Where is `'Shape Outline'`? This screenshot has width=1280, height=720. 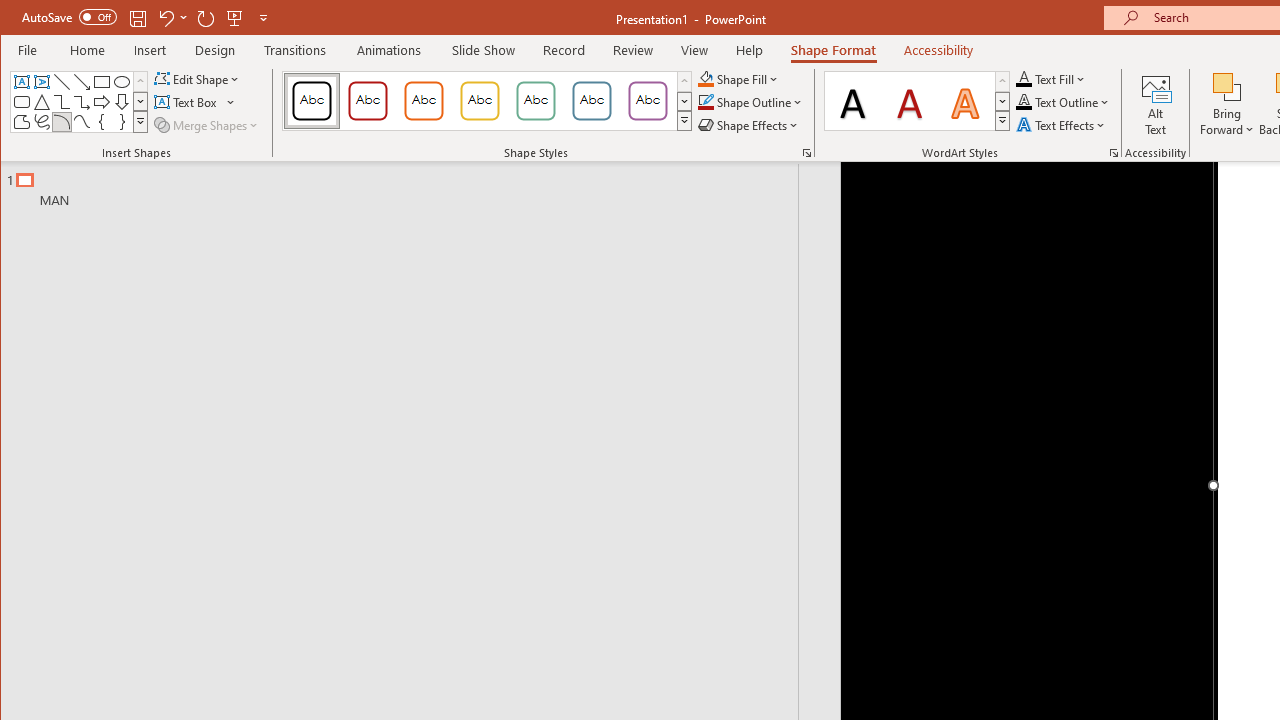 'Shape Outline' is located at coordinates (749, 102).